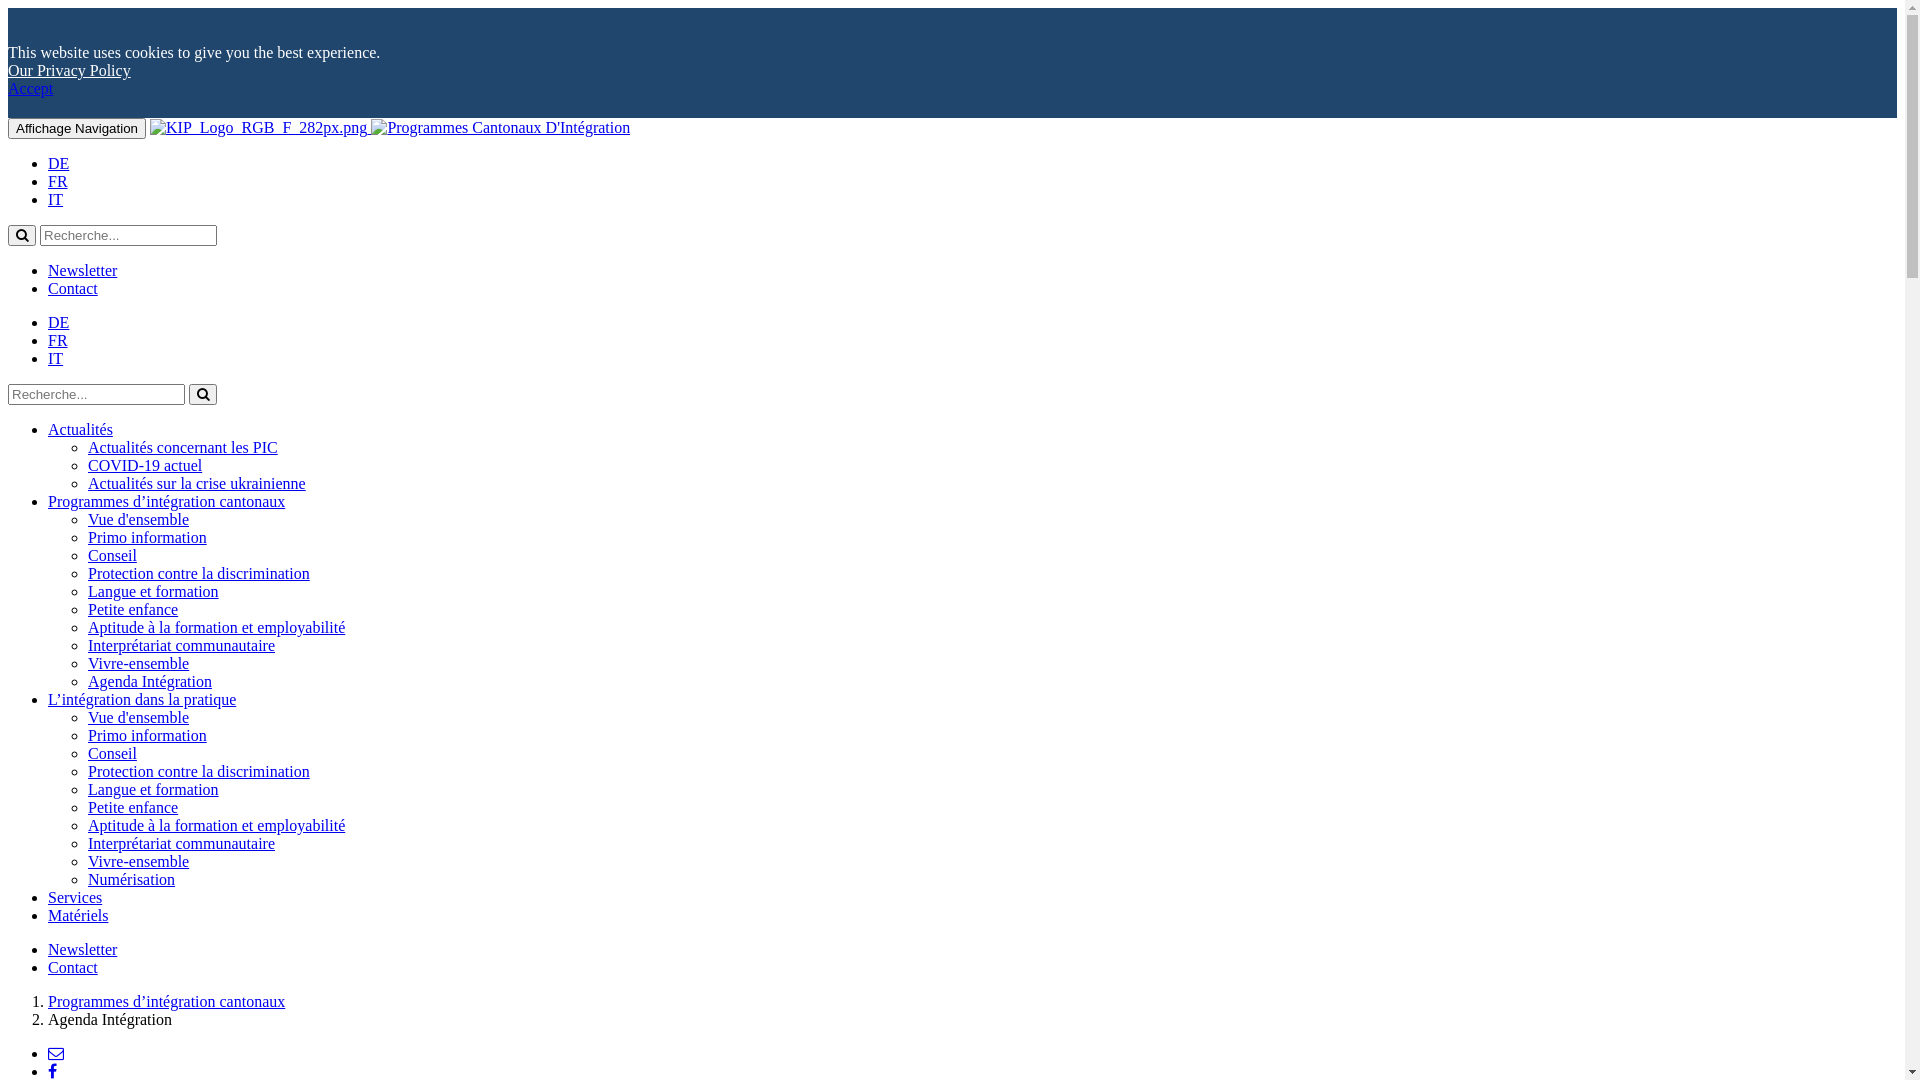 This screenshot has width=1920, height=1080. What do you see at coordinates (48, 948) in the screenshot?
I see `'Newsletter'` at bounding box center [48, 948].